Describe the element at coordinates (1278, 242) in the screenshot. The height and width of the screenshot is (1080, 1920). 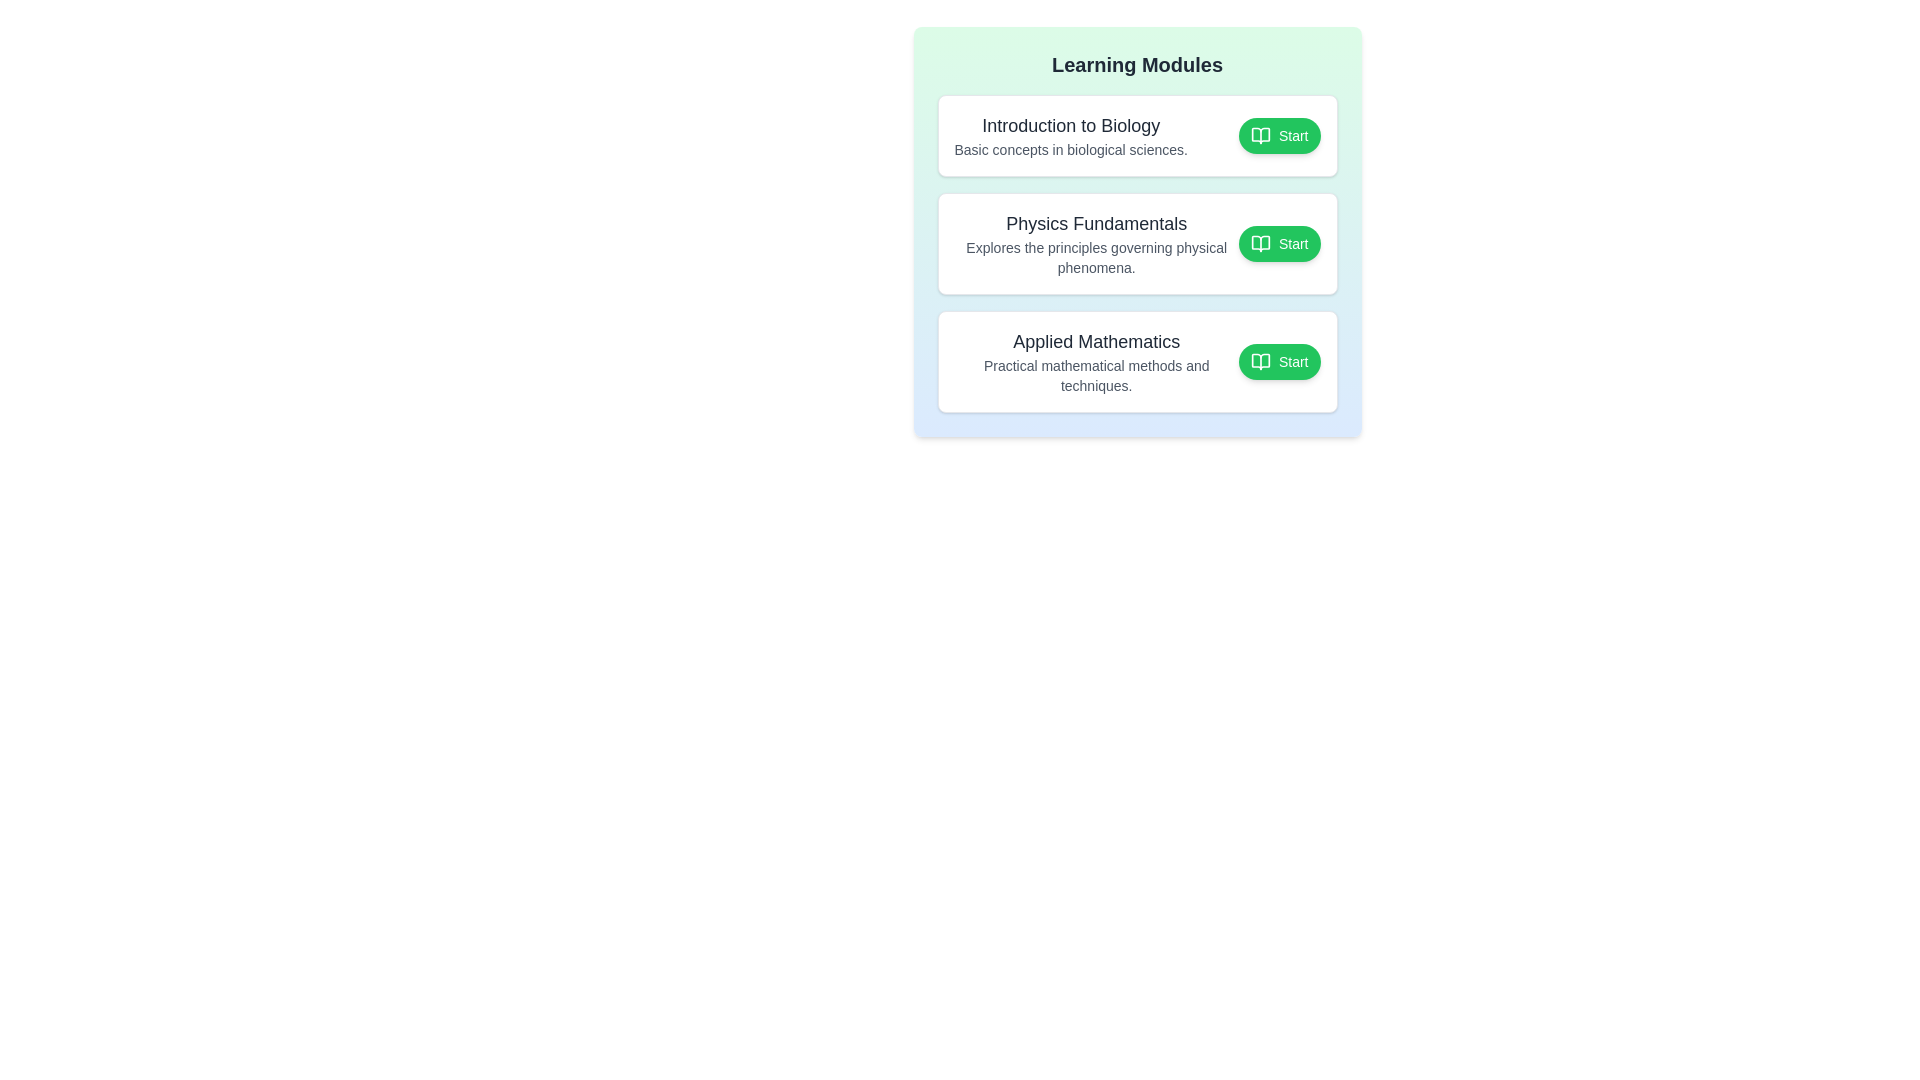
I see `the button associated with the module Physics Fundamentals to toggle its completion status` at that location.